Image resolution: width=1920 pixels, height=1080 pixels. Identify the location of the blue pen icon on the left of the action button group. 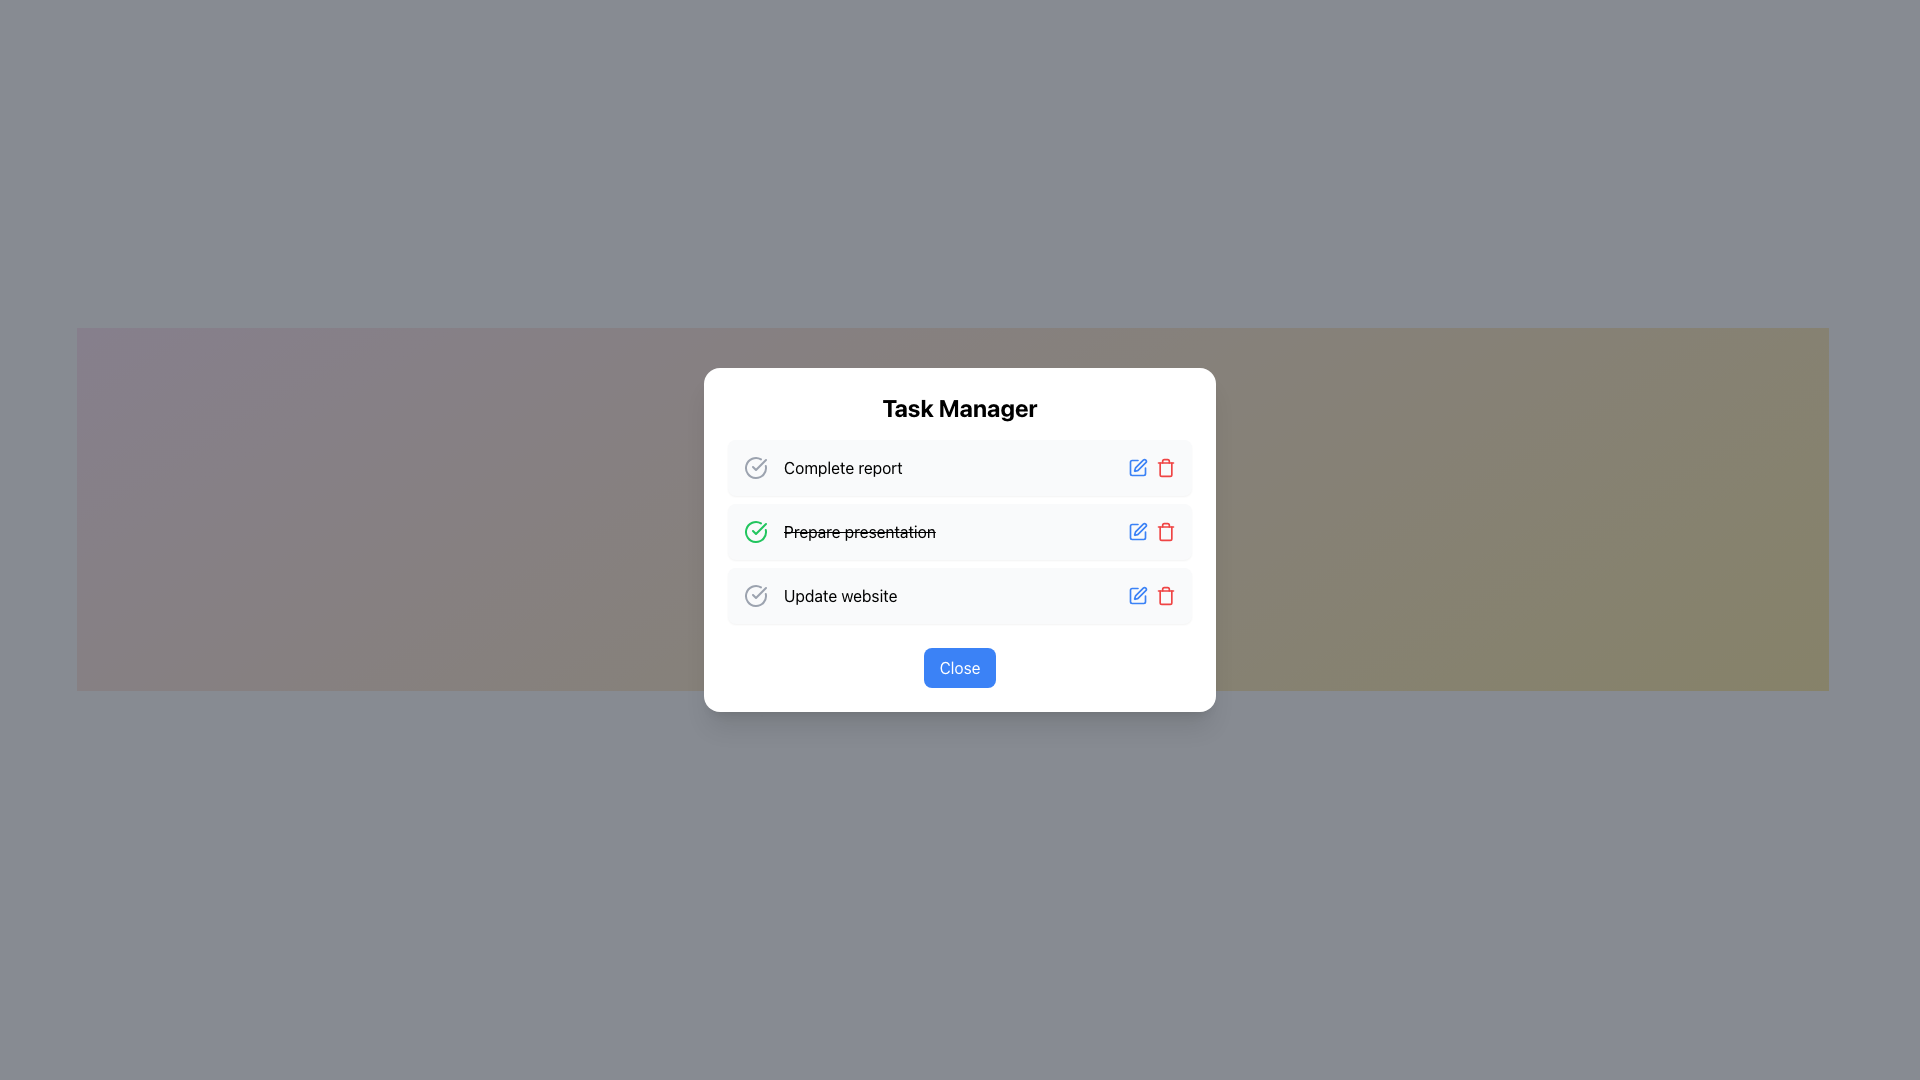
(1152, 467).